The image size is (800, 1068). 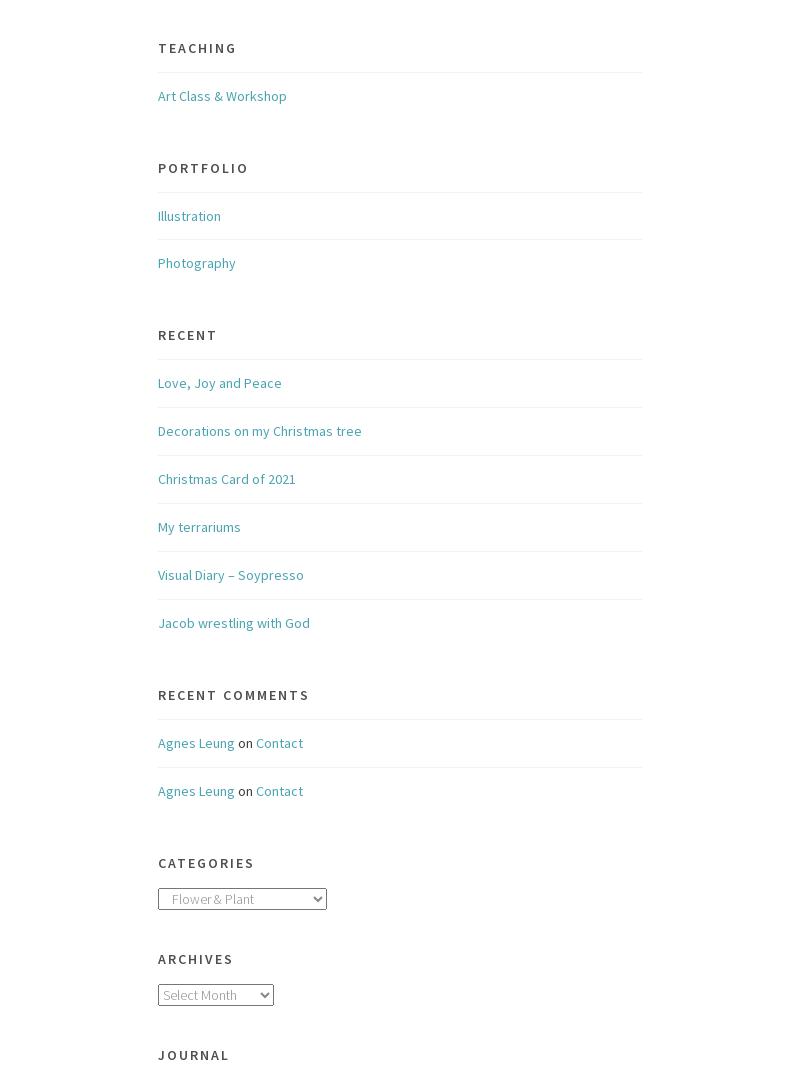 What do you see at coordinates (186, 334) in the screenshot?
I see `'Recent'` at bounding box center [186, 334].